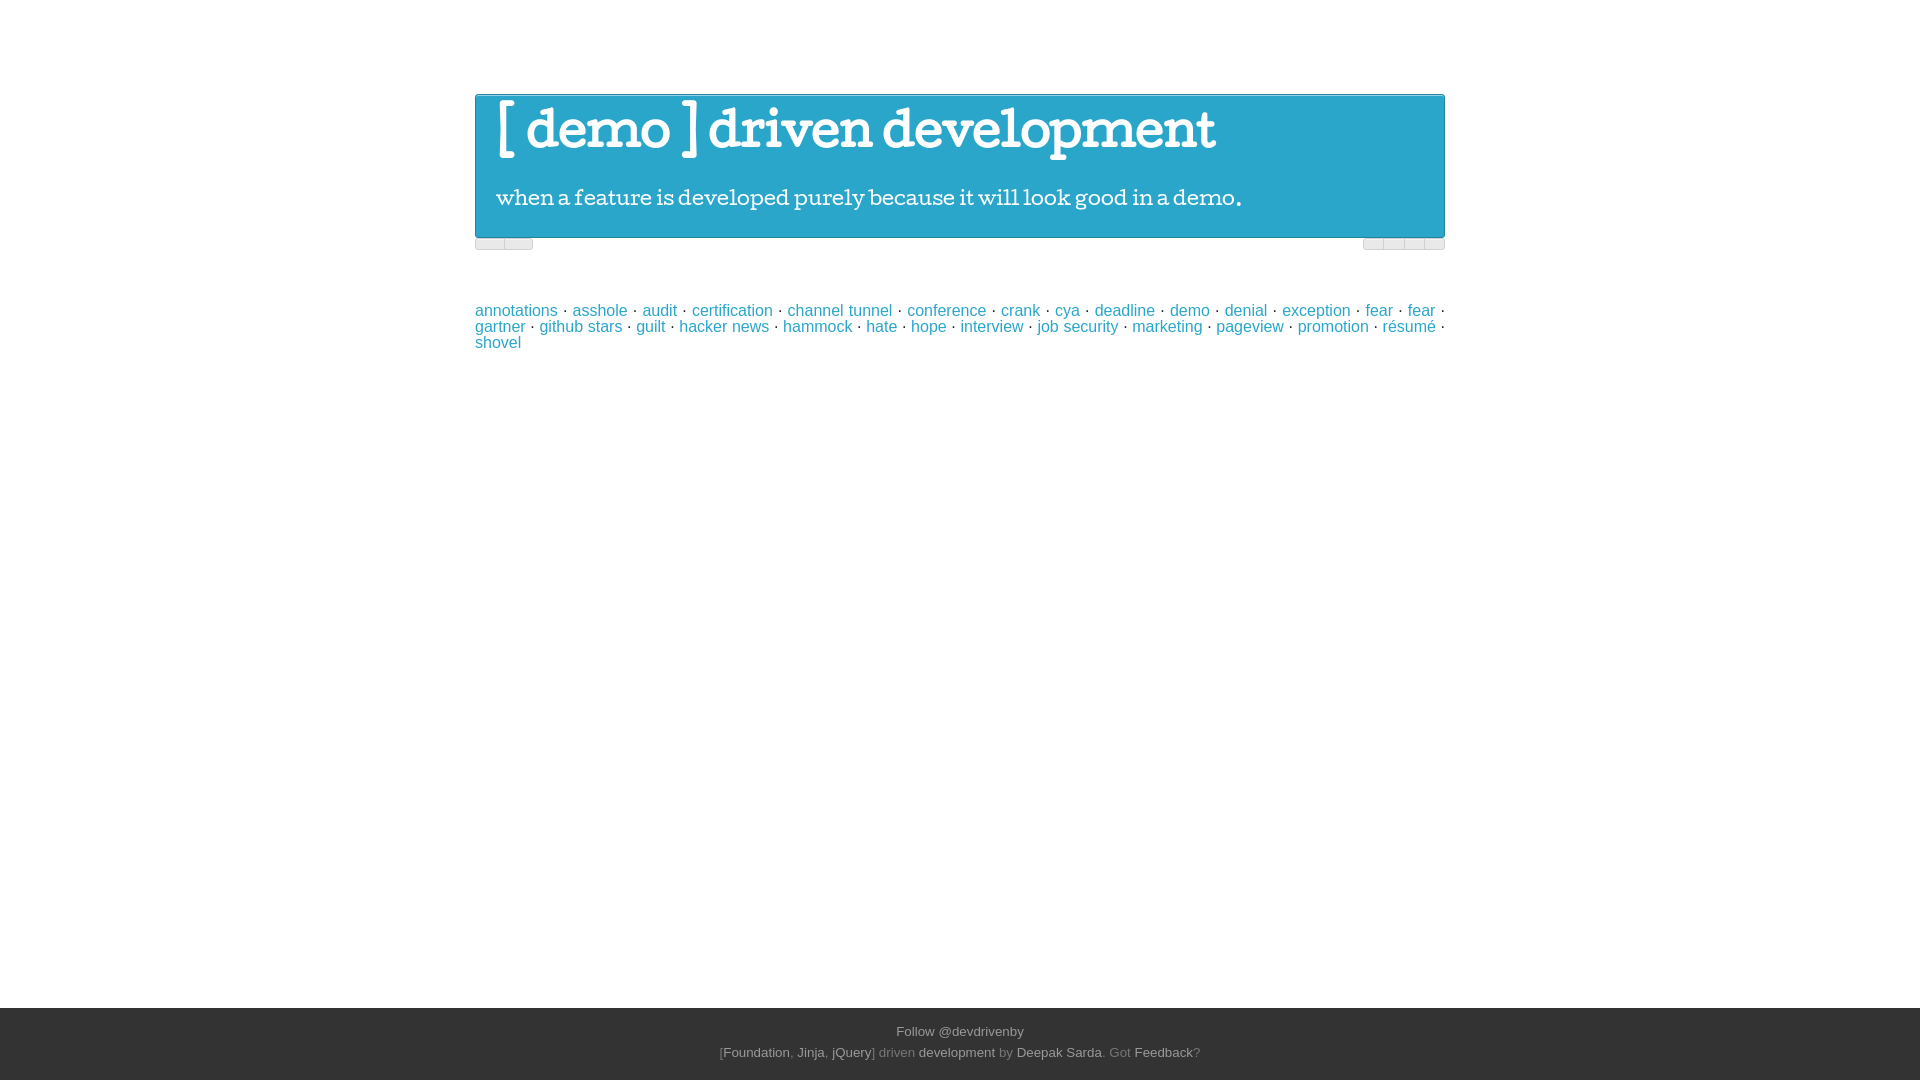 The image size is (1920, 1080). Describe the element at coordinates (1166, 325) in the screenshot. I see `'marketing'` at that location.